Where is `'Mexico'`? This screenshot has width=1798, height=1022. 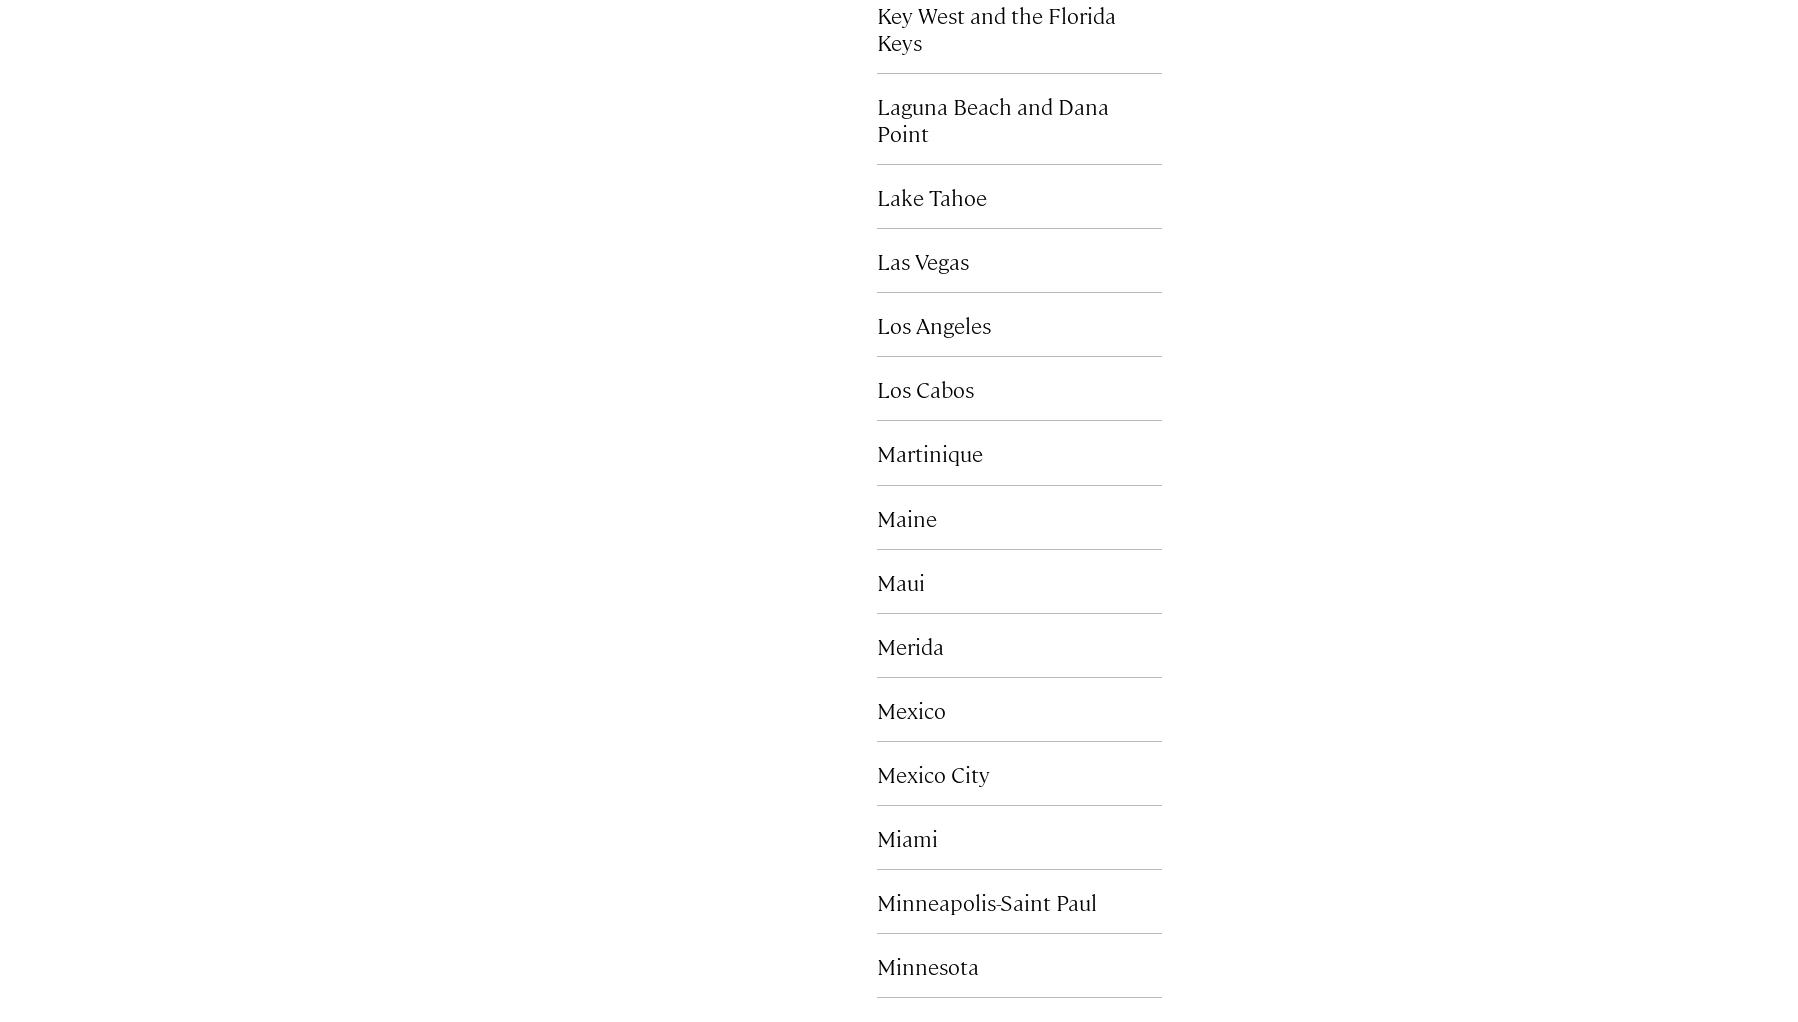
'Mexico' is located at coordinates (877, 708).